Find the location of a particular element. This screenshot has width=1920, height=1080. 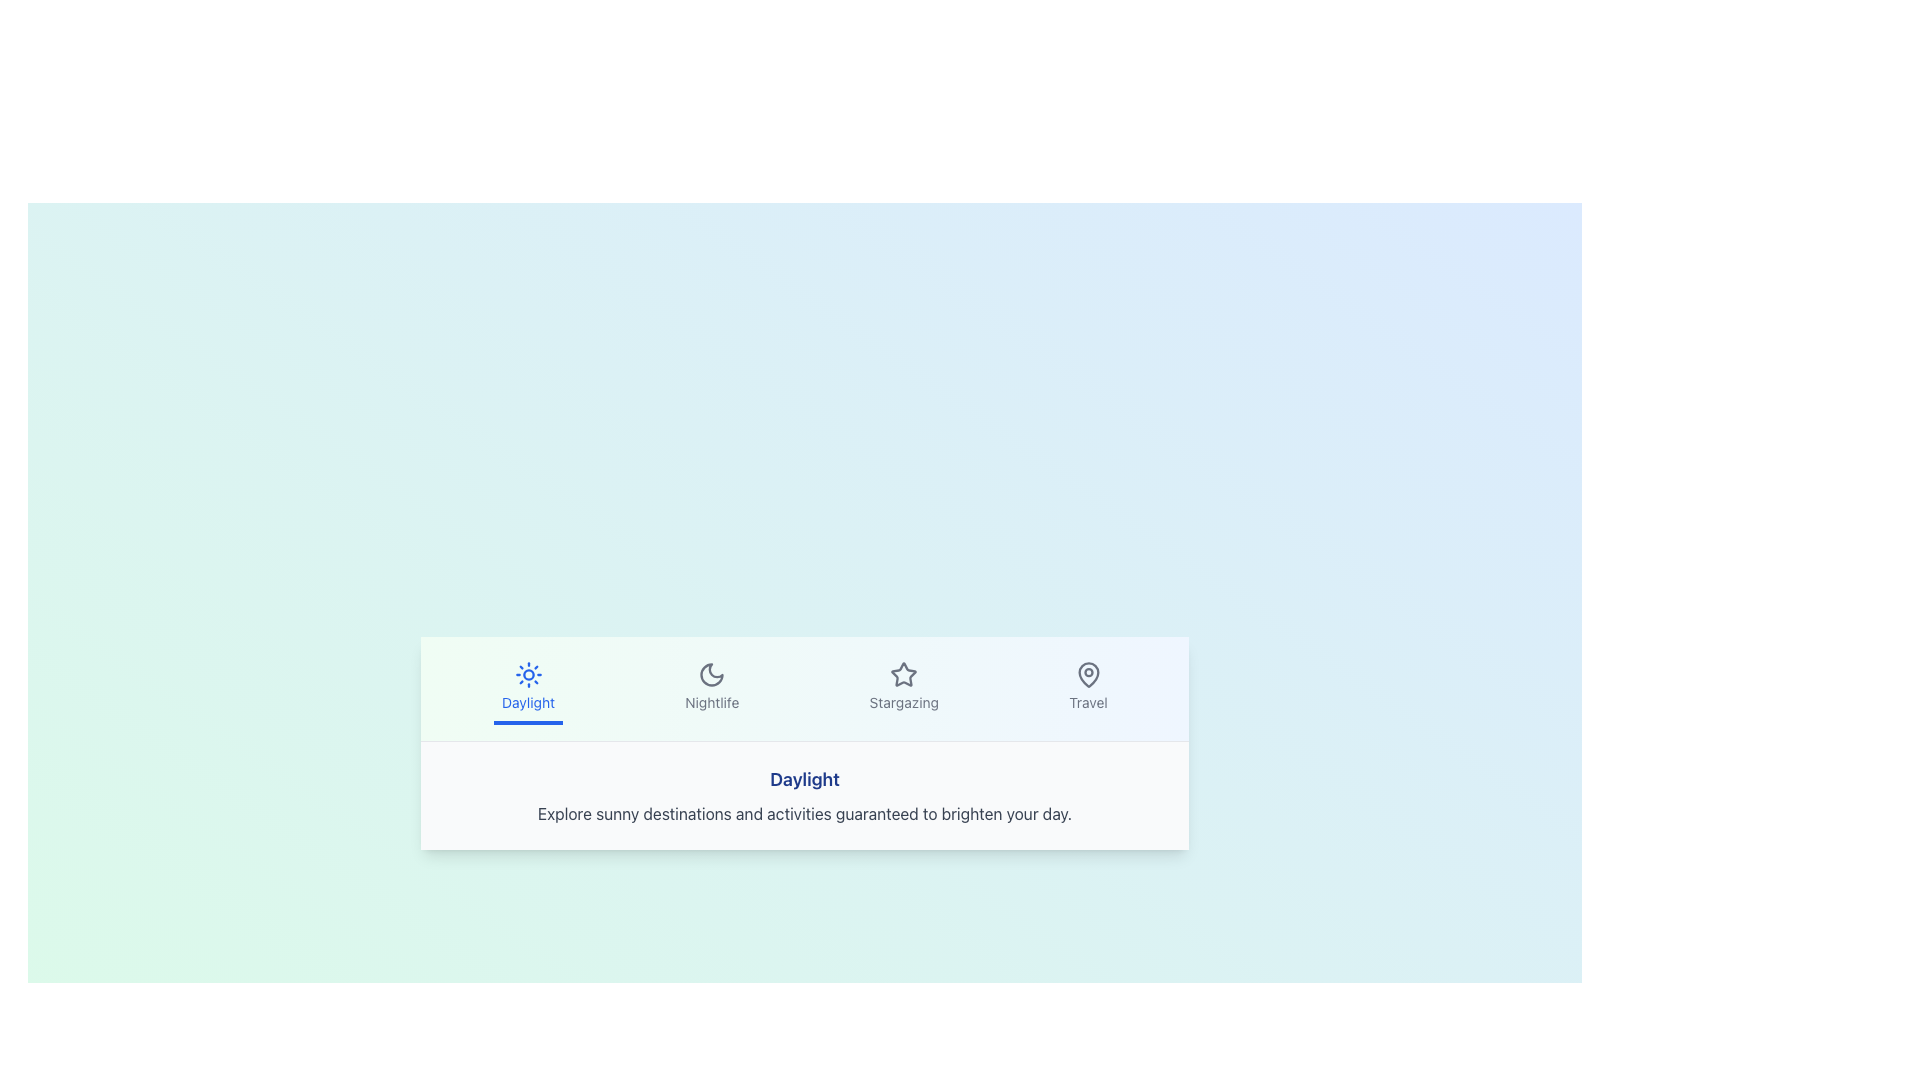

the map pin icon above the 'Travel' text label for accessibility purposes is located at coordinates (1087, 674).